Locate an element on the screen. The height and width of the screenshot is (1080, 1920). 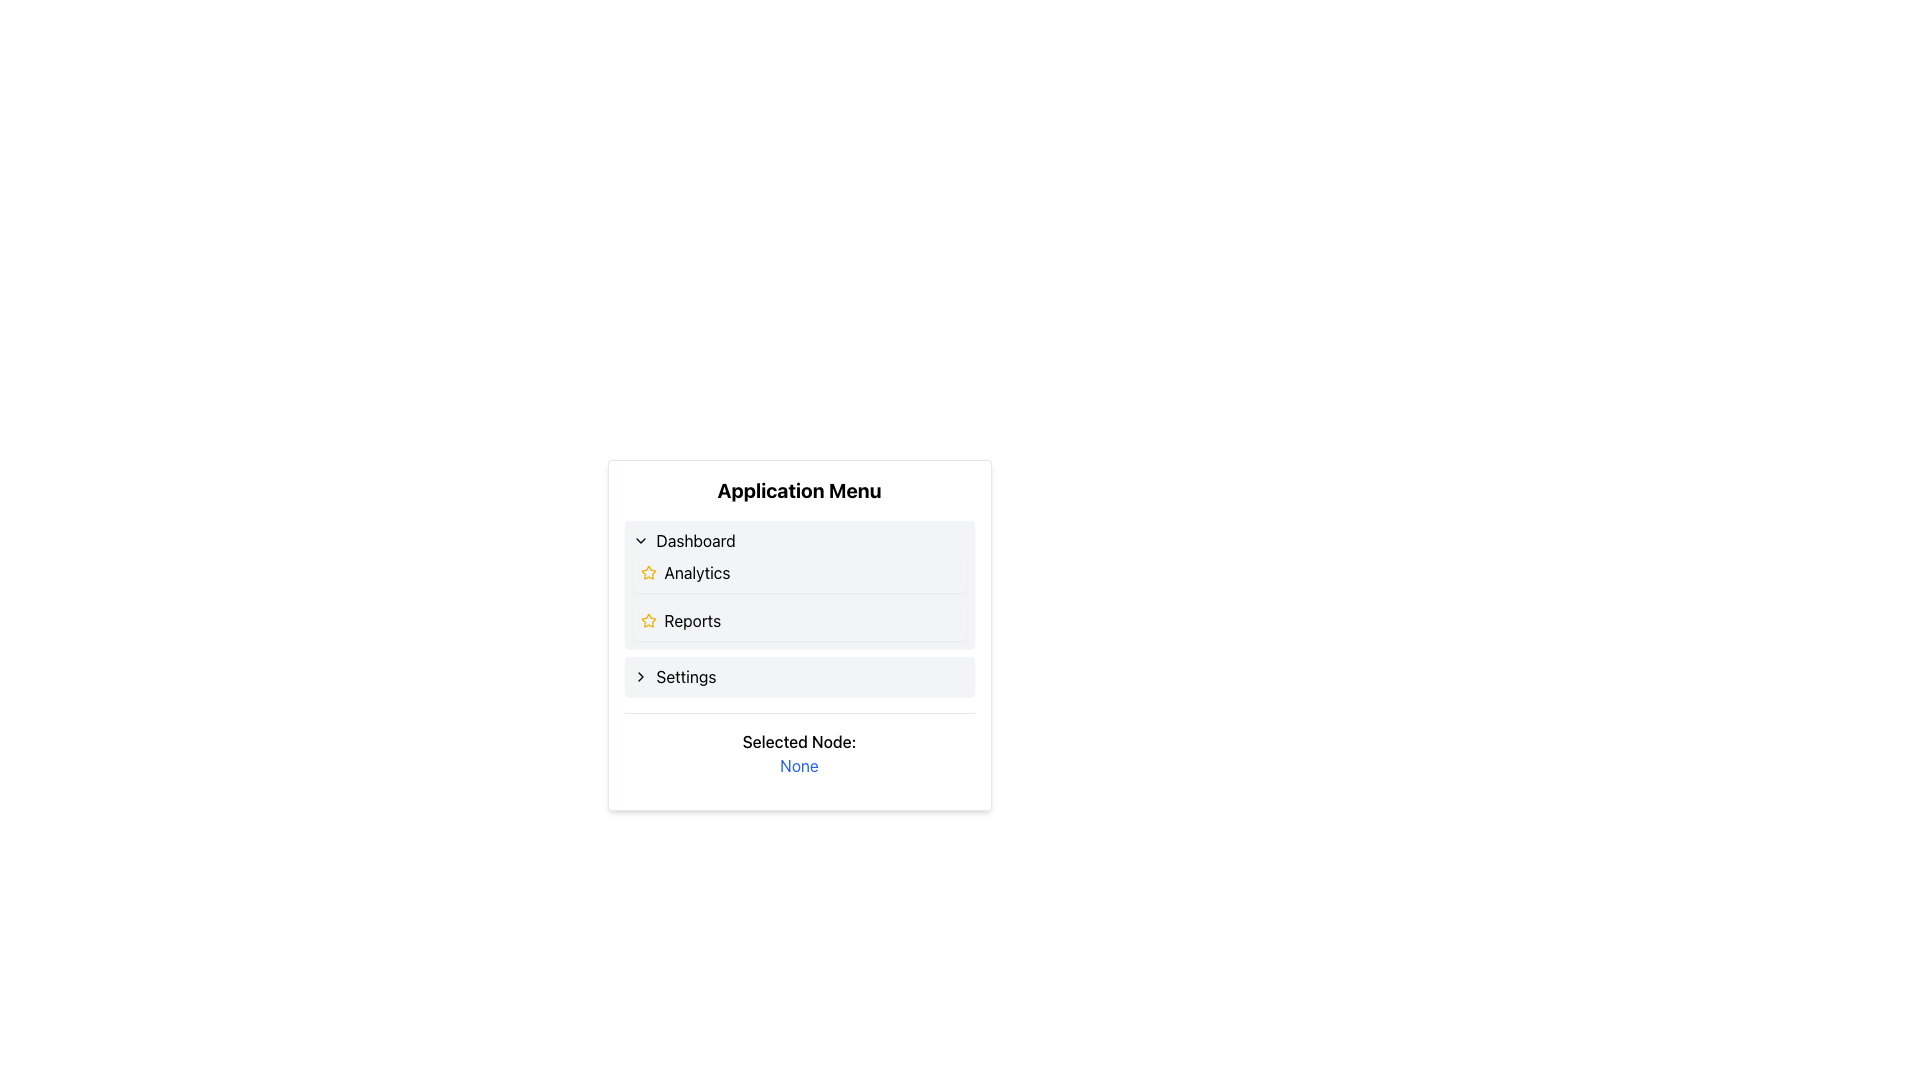
the third menu item in the 'Application Menu' is located at coordinates (798, 620).